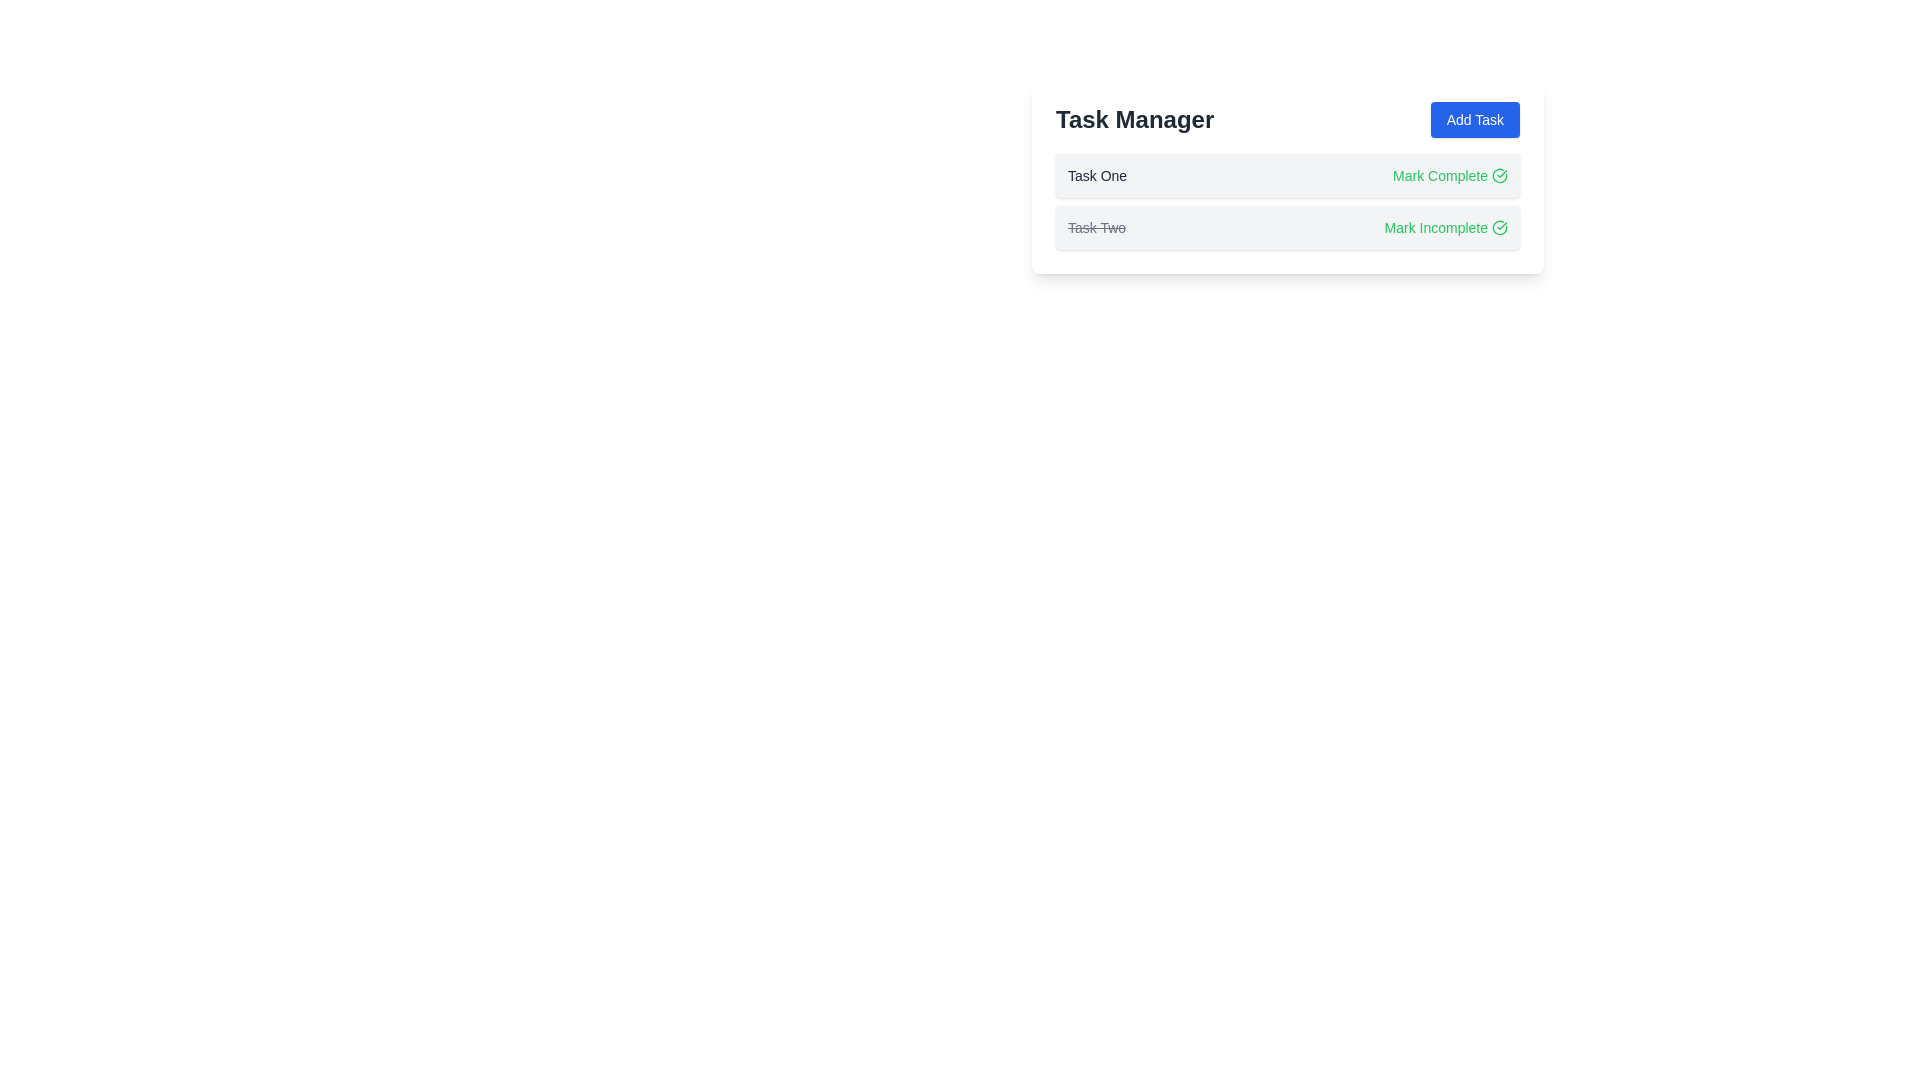  Describe the element at coordinates (1446, 226) in the screenshot. I see `the button located to the right of the text 'Task Two' in the second task row to mark the task as incomplete` at that location.